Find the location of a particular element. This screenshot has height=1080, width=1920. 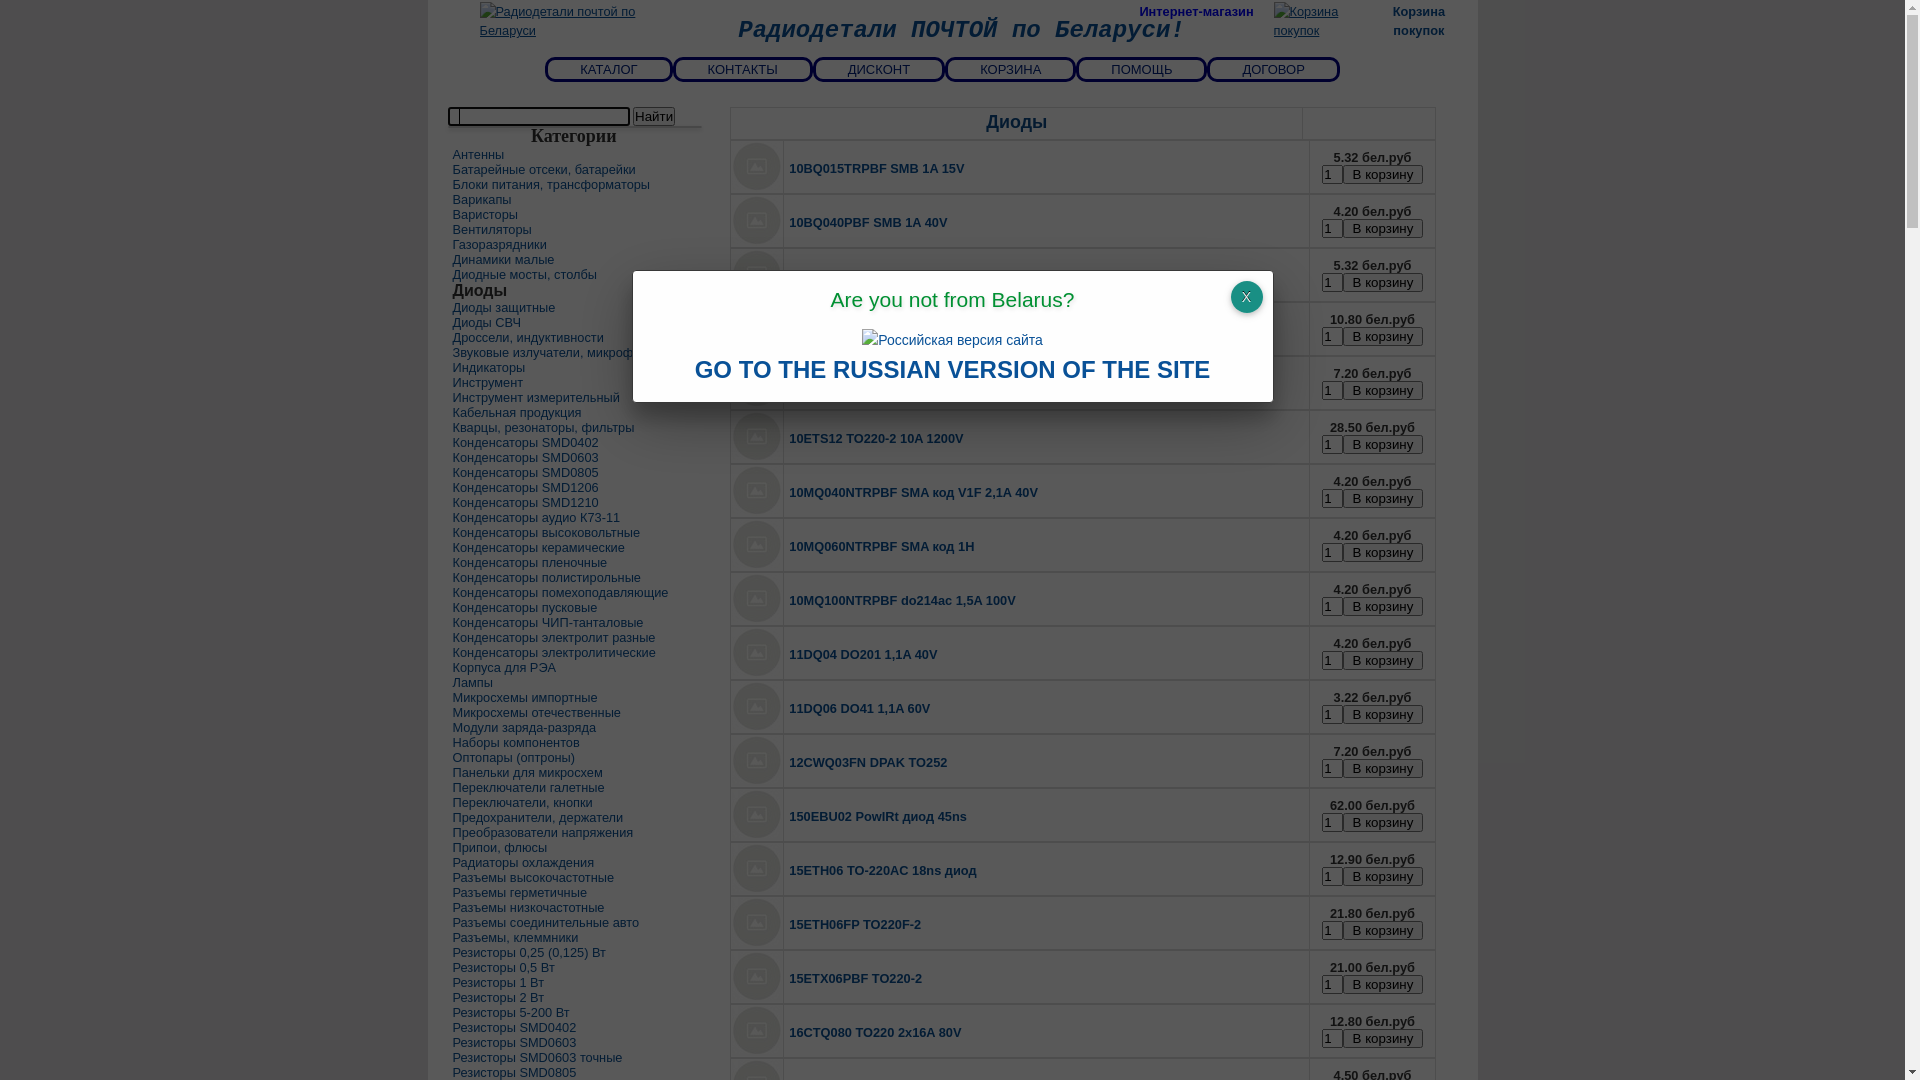

'GO TO THE RUSSIAN VERSION OF THE SITE' is located at coordinates (952, 372).